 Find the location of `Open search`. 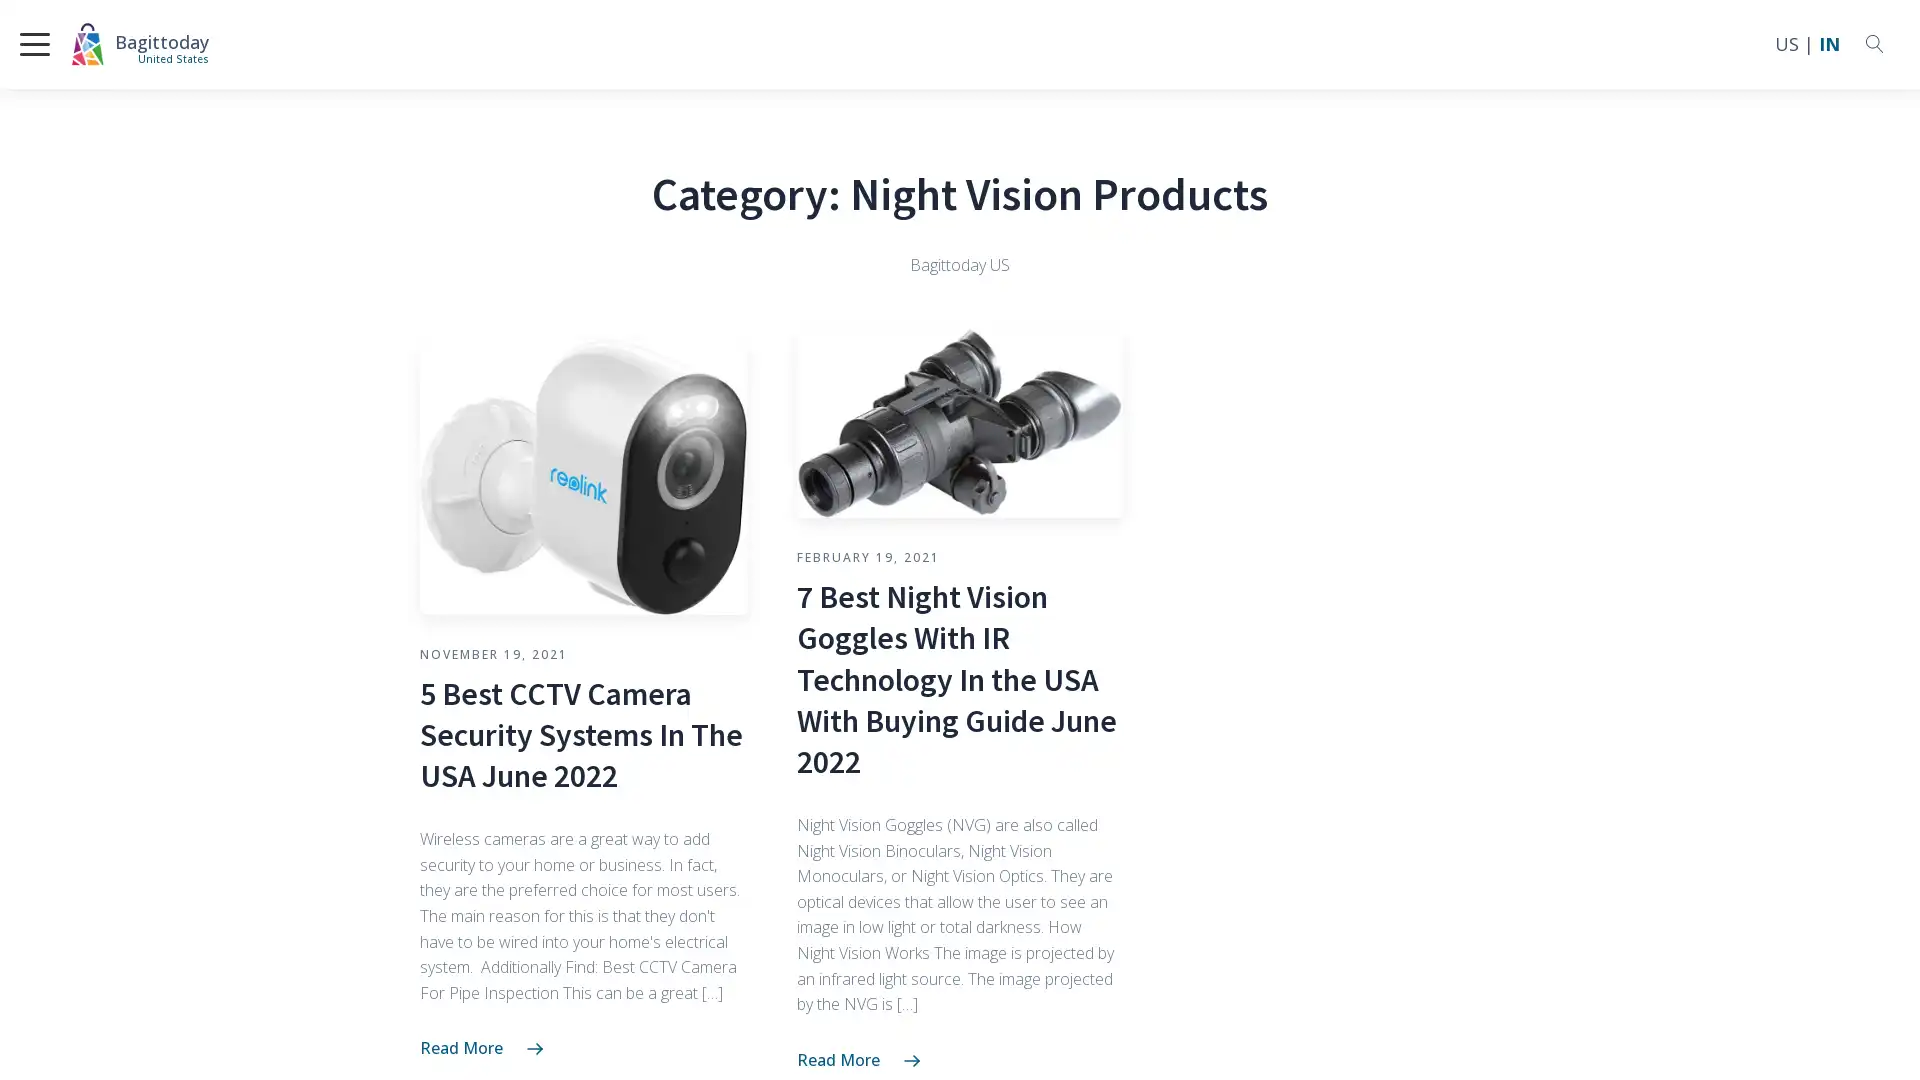

Open search is located at coordinates (1874, 43).